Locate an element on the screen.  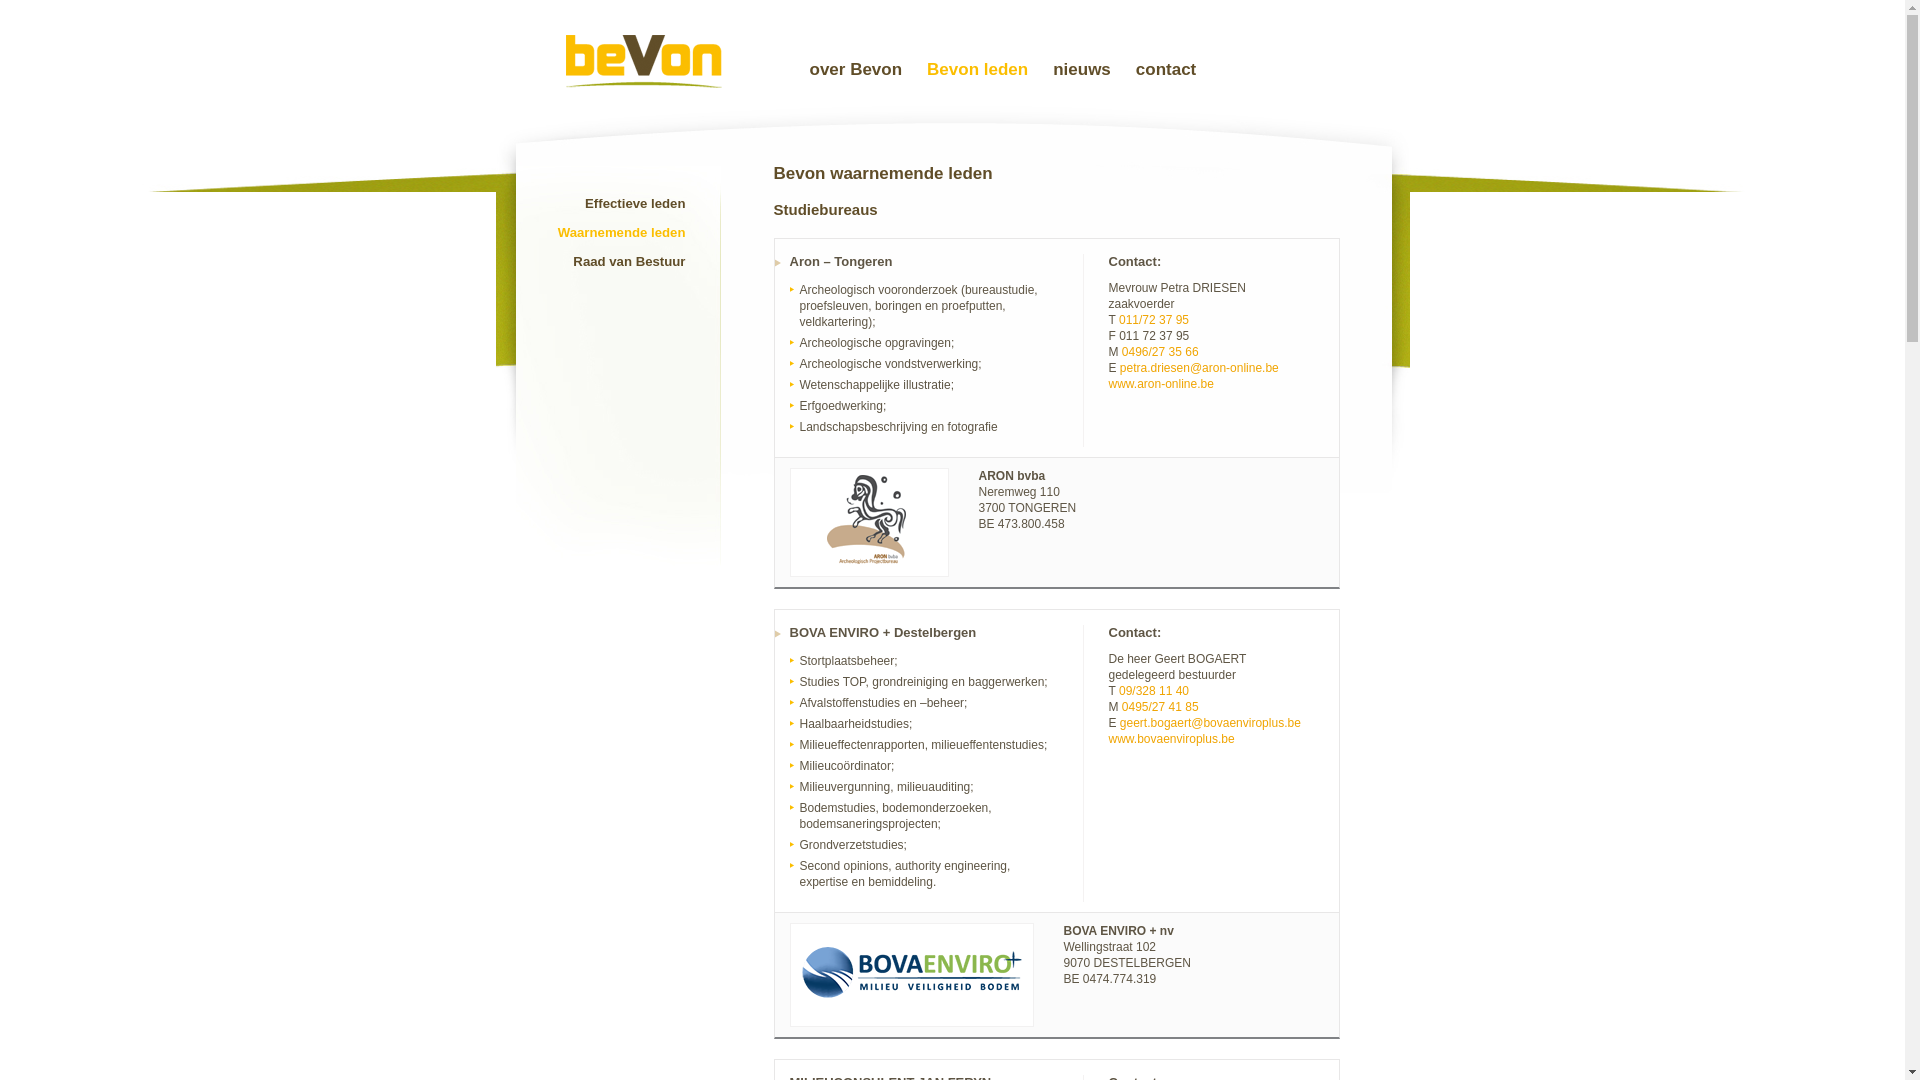
'Waarnemende leden' is located at coordinates (557, 231).